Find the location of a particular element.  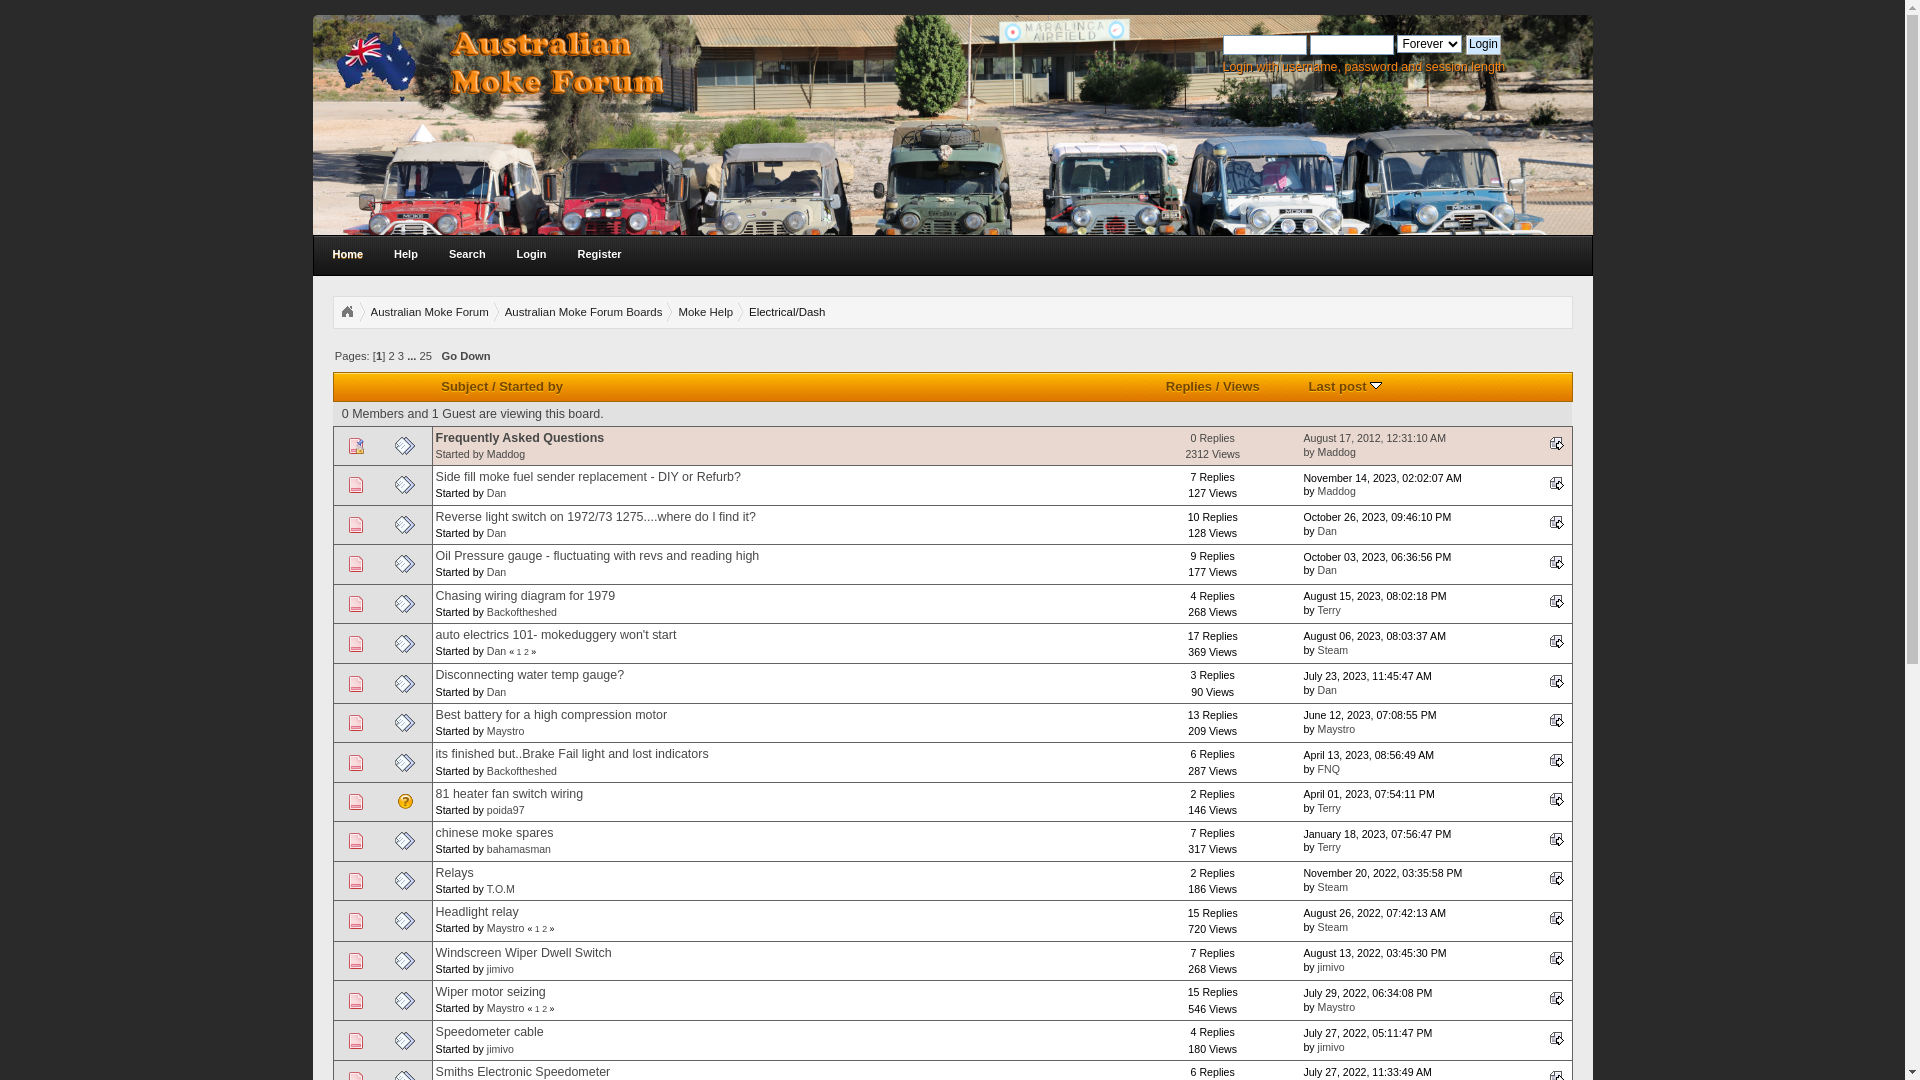

'Disconnecting water temp gauge?' is located at coordinates (435, 675).